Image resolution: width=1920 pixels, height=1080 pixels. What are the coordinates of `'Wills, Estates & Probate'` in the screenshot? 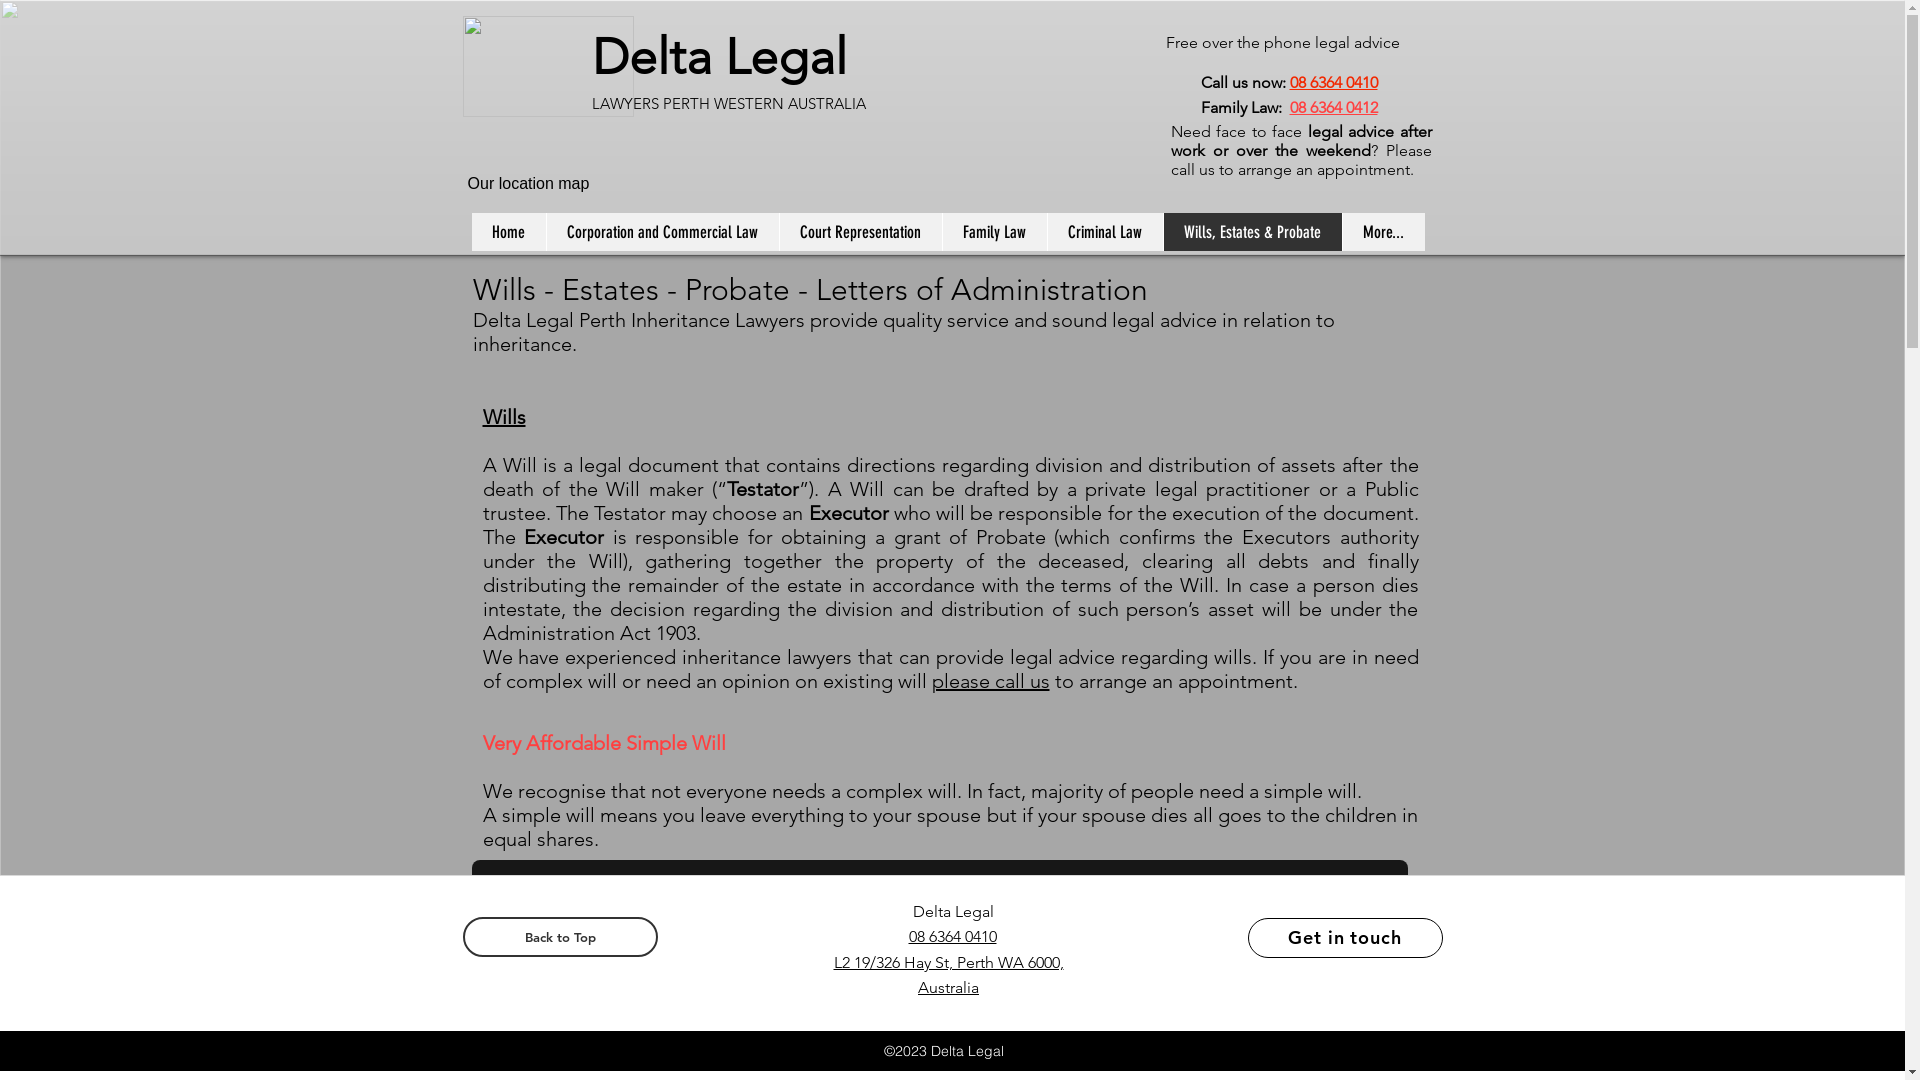 It's located at (1250, 230).